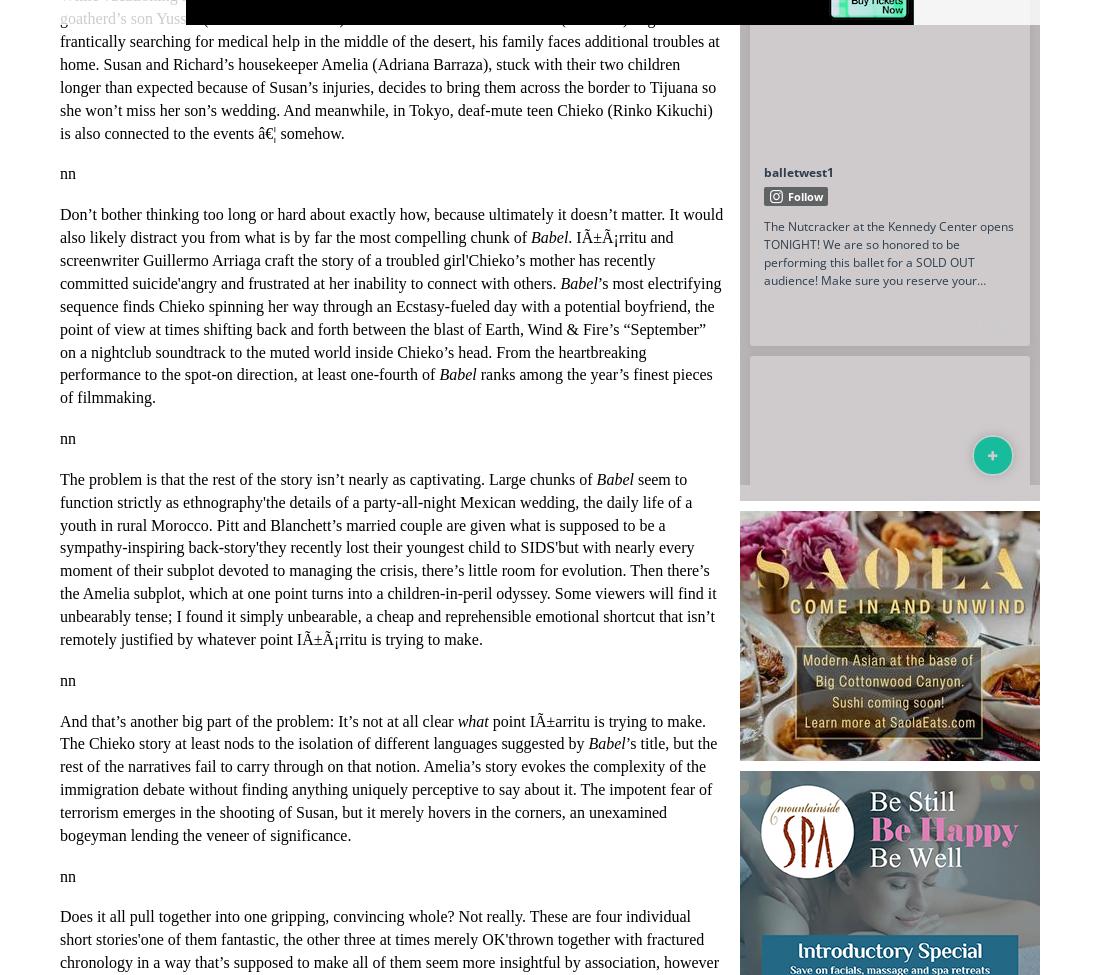 The height and width of the screenshot is (975, 1100). What do you see at coordinates (385, 385) in the screenshot?
I see `'ranks among the year’s finest pieces of filmmaking.'` at bounding box center [385, 385].